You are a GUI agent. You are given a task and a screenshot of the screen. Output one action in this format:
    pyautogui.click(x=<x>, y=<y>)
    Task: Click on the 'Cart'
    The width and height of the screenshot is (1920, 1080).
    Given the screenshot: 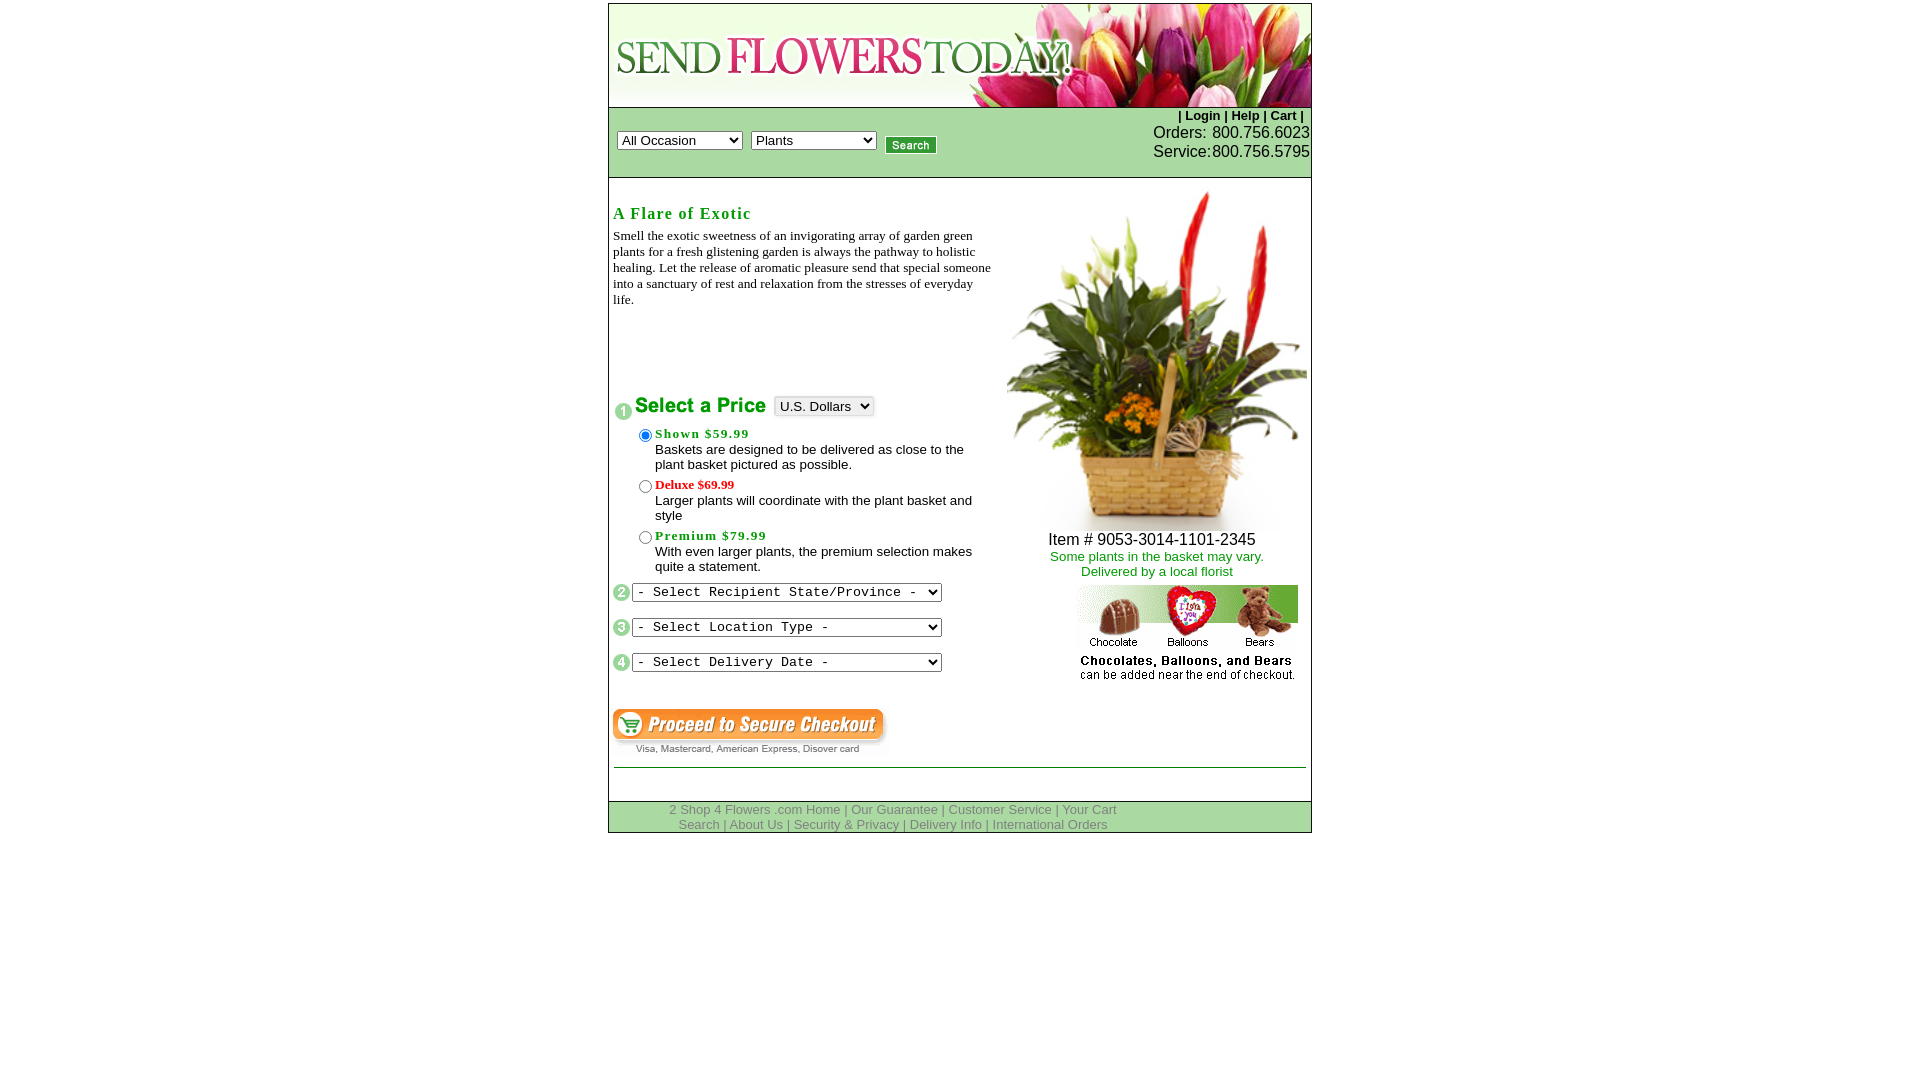 What is the action you would take?
    pyautogui.click(x=1269, y=115)
    